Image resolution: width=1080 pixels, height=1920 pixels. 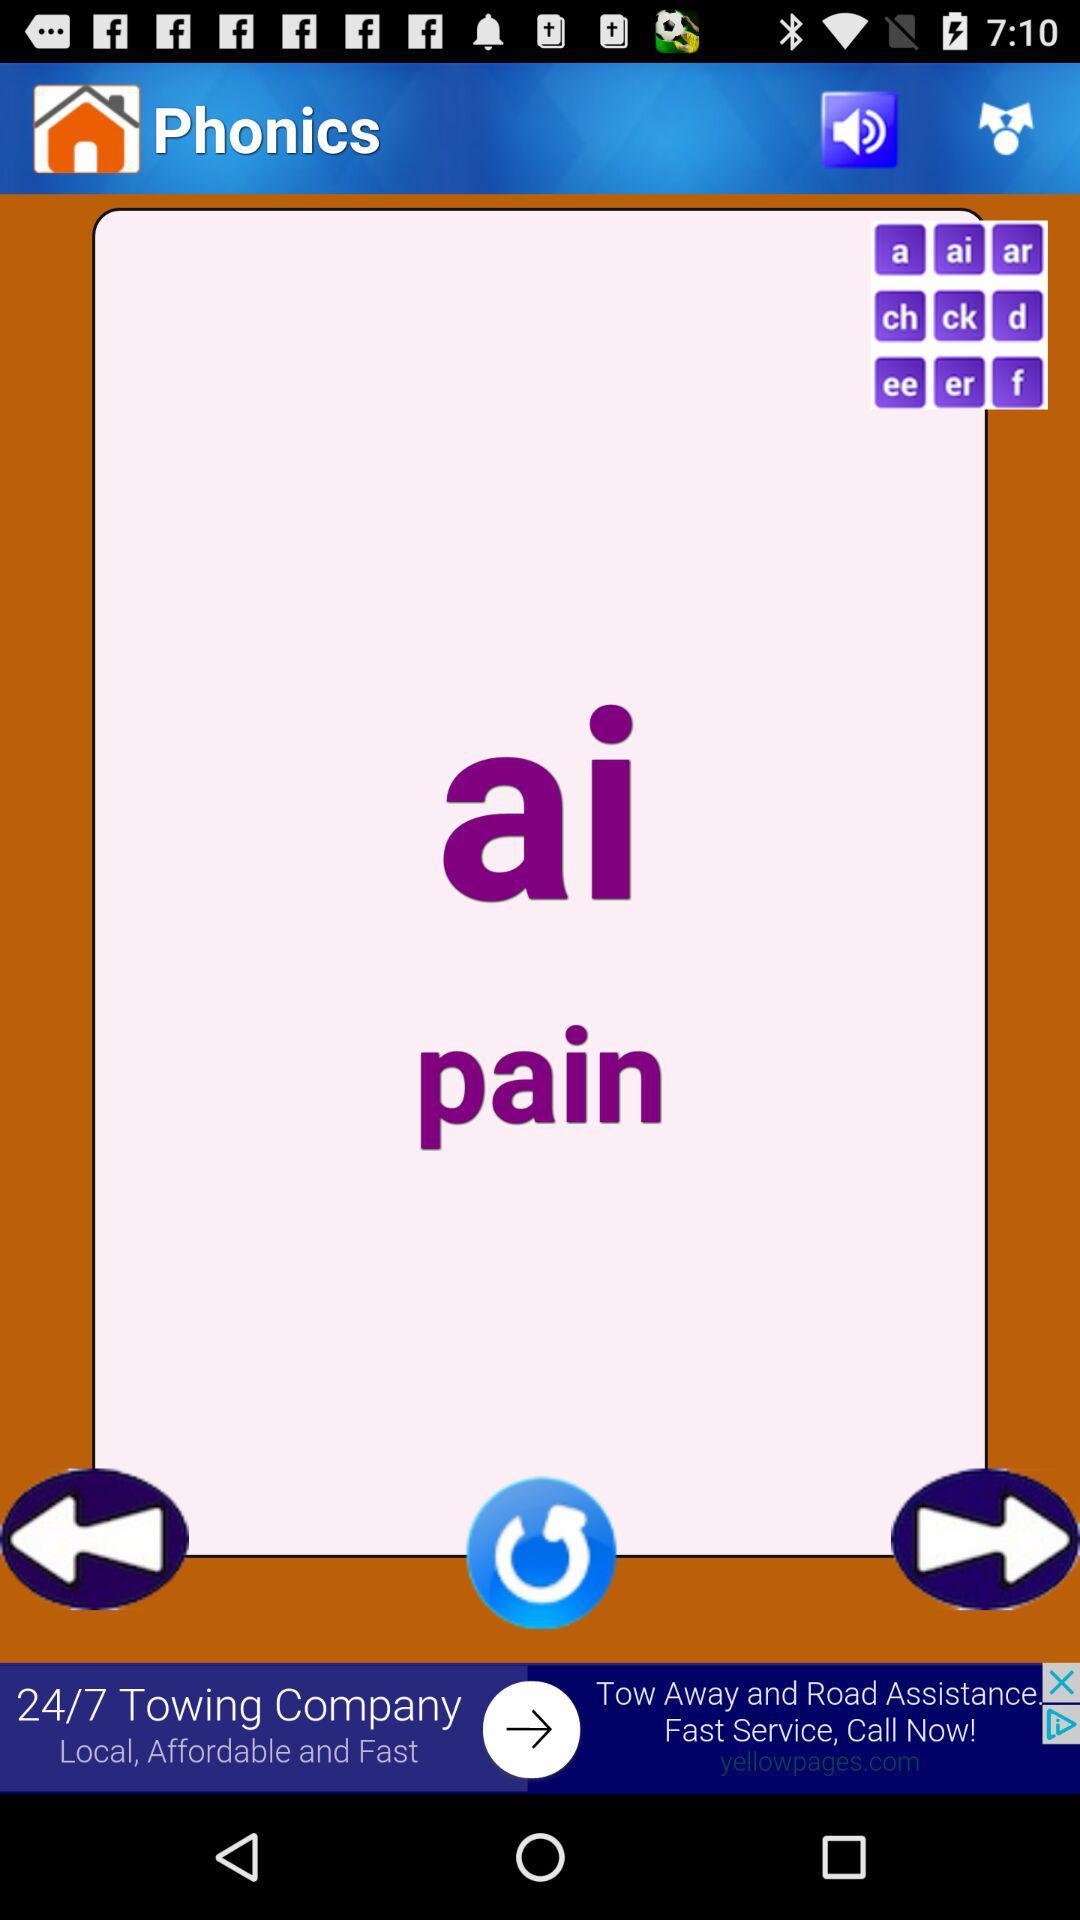 I want to click on go forward, so click(x=984, y=1538).